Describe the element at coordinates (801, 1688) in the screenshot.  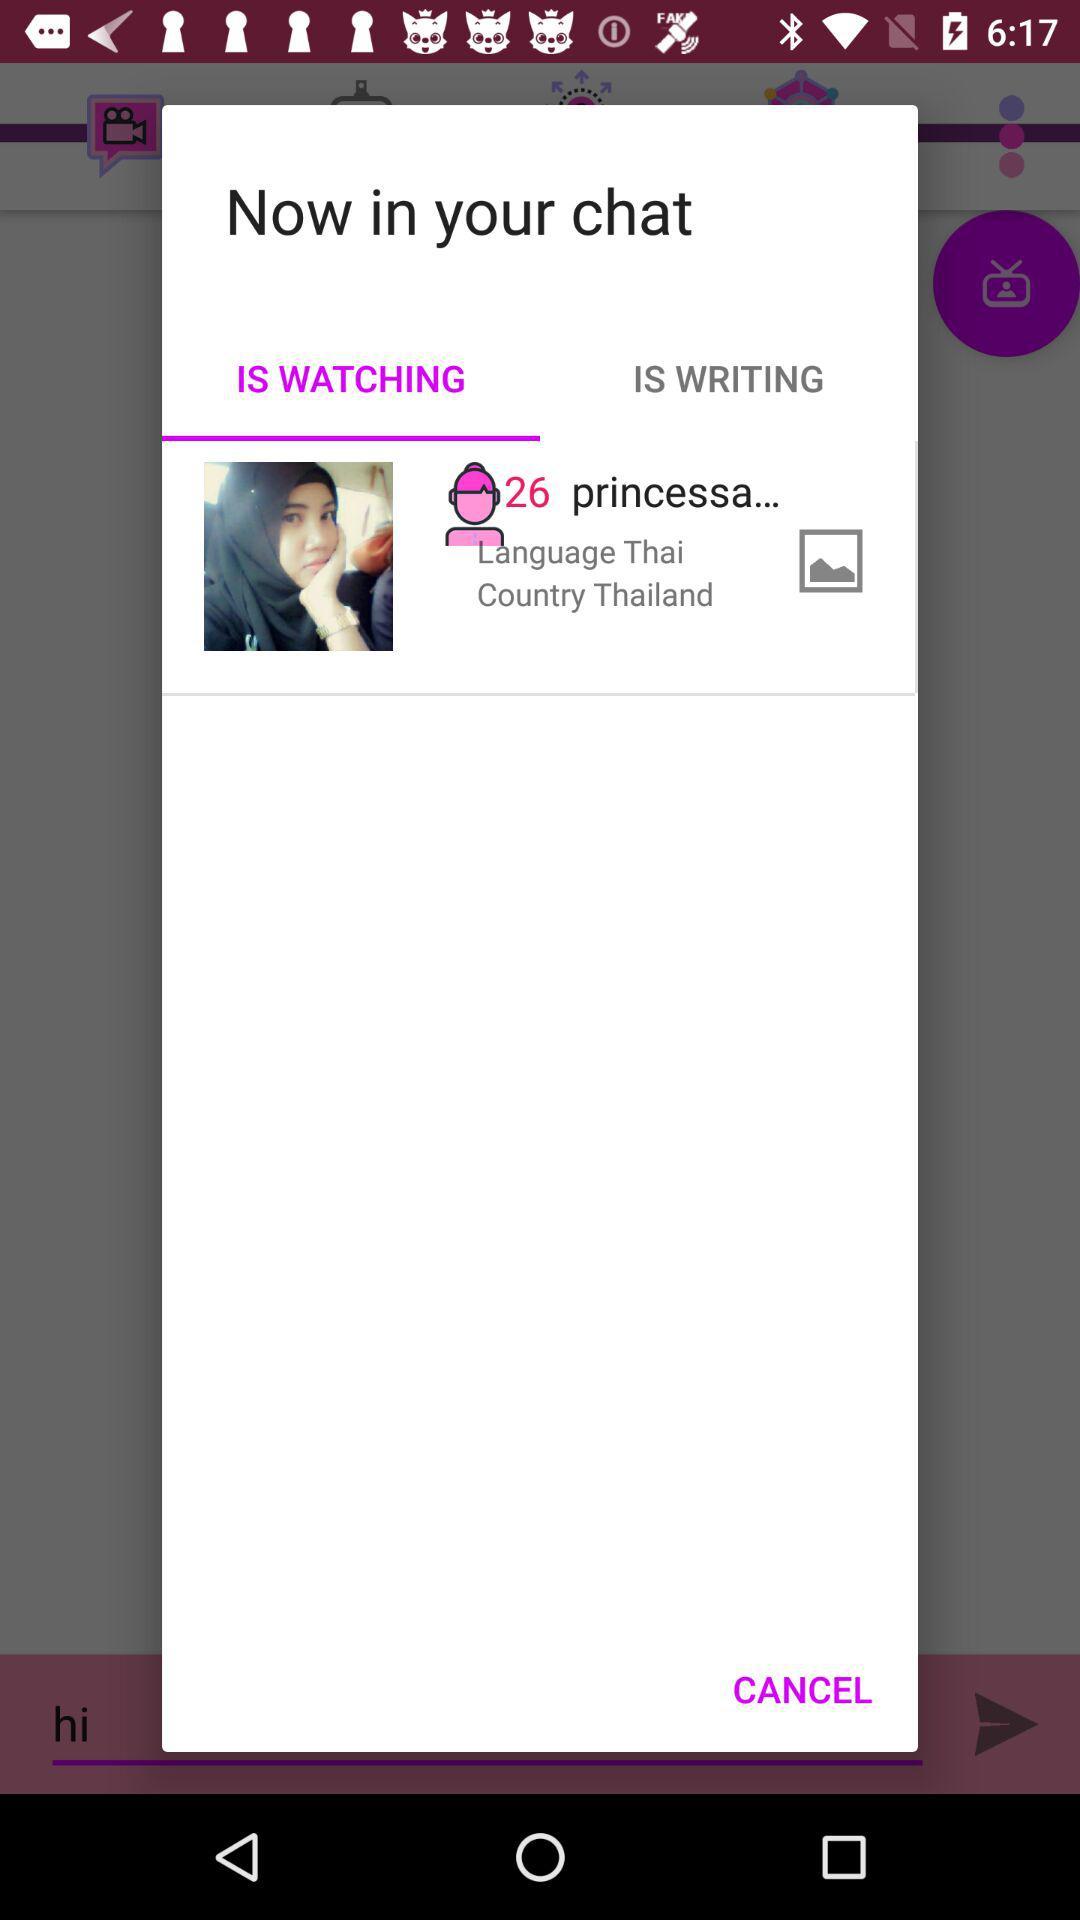
I see `the cancel` at that location.